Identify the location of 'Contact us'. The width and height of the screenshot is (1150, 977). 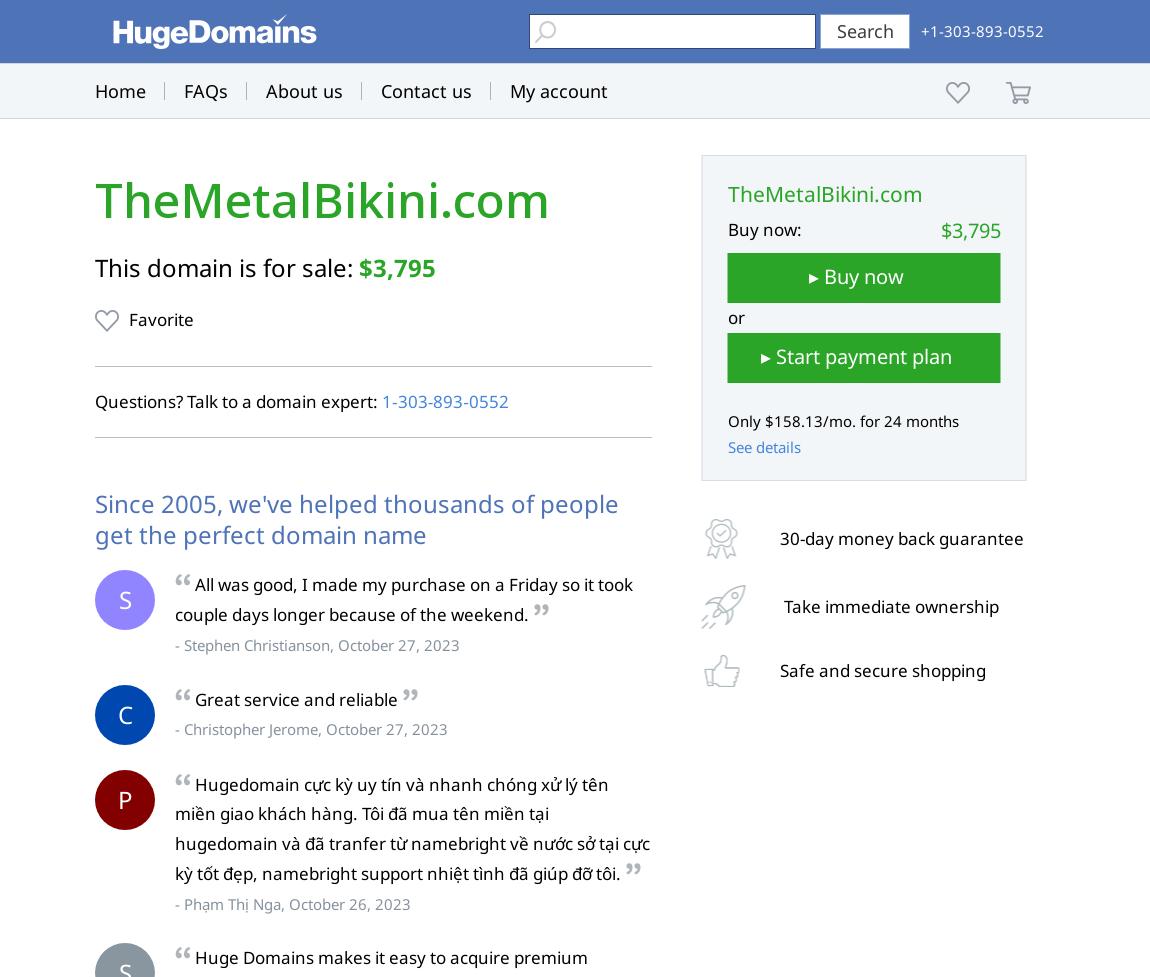
(426, 90).